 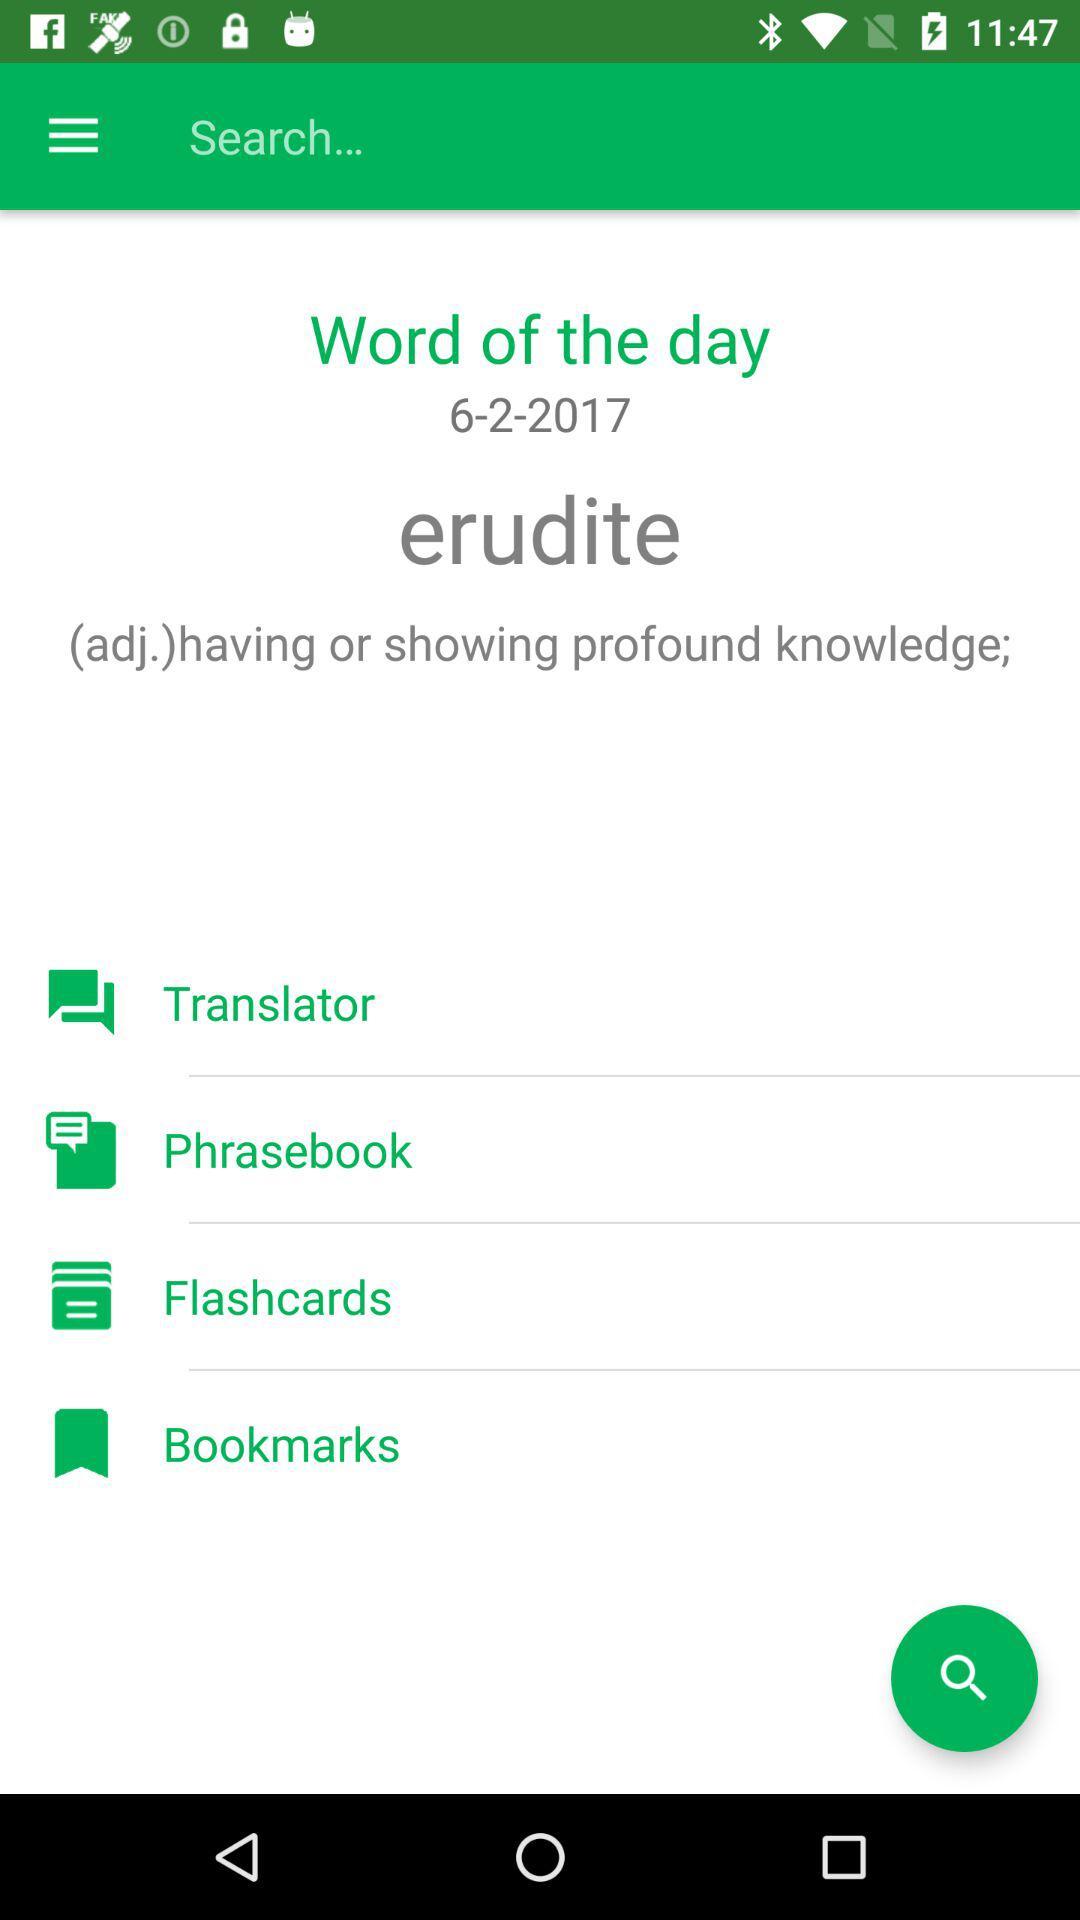 I want to click on the bookmarks item, so click(x=281, y=1443).